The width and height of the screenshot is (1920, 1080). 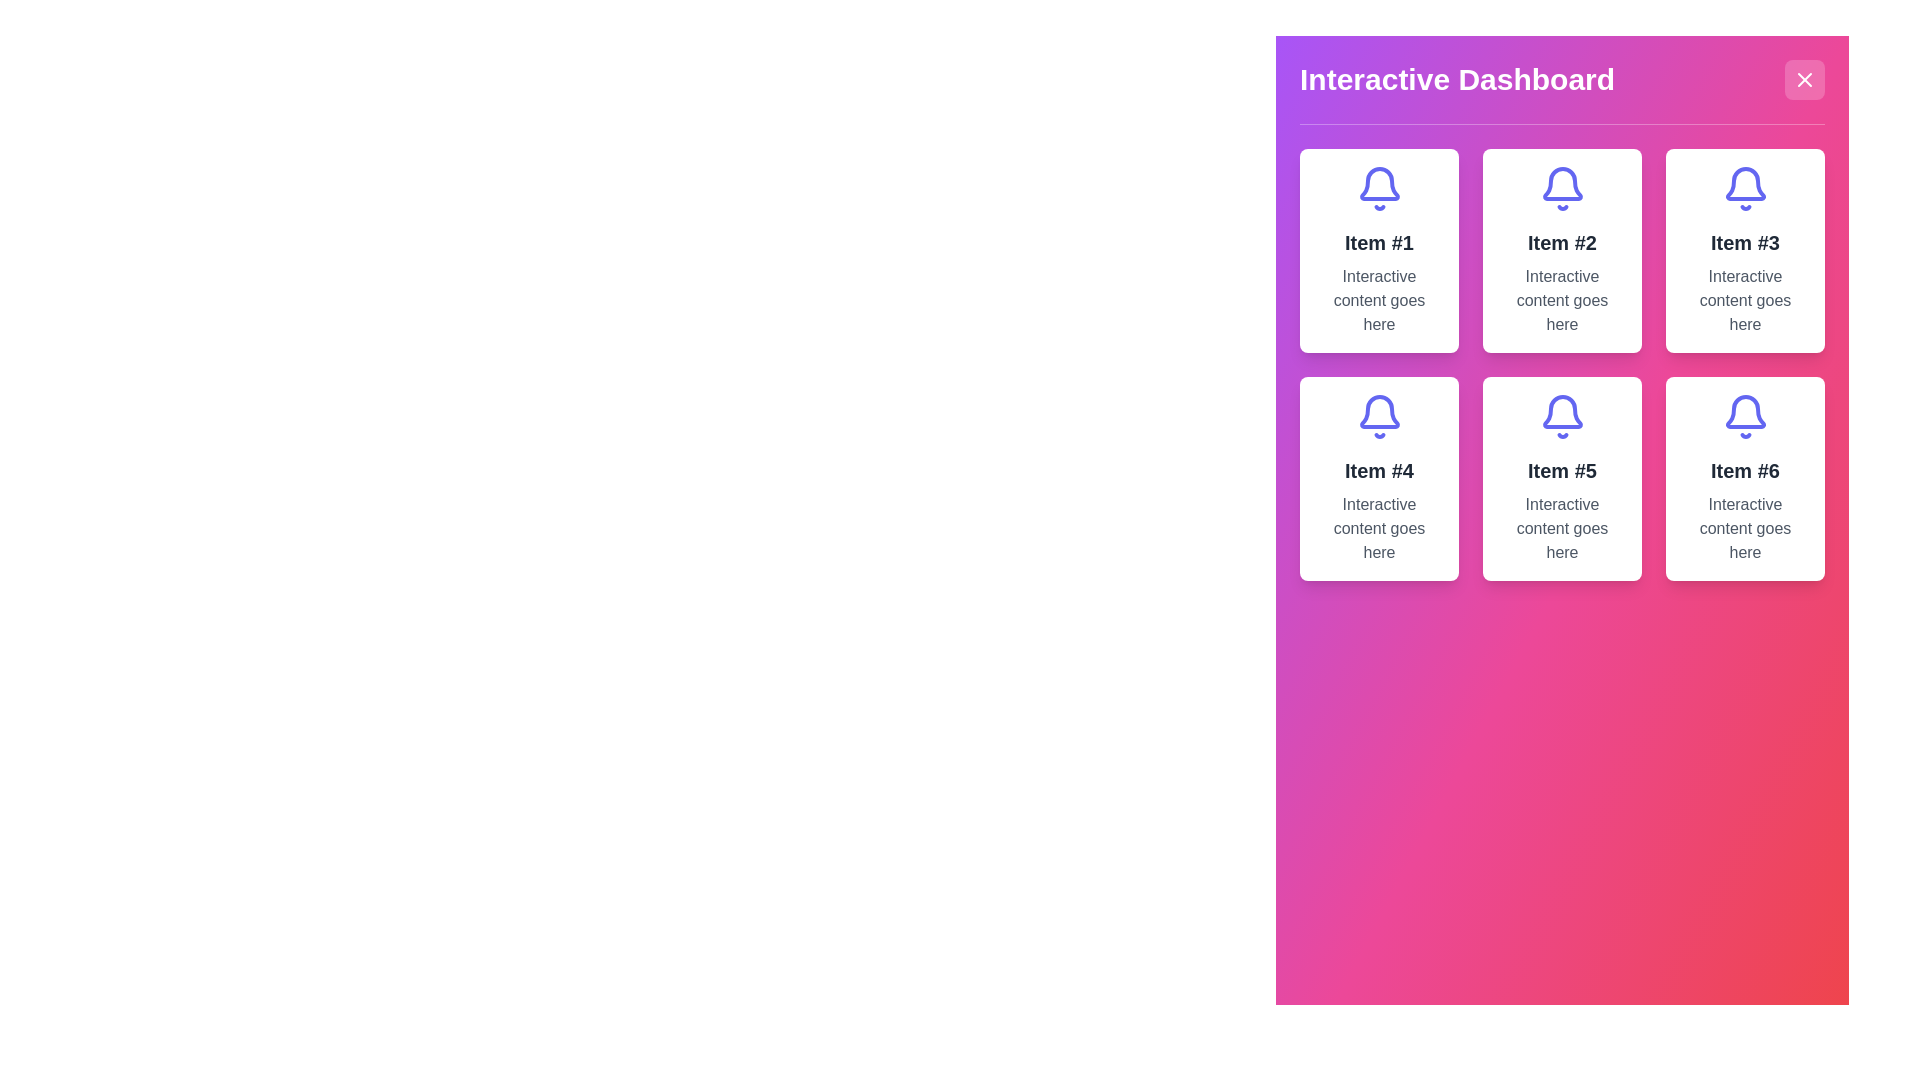 What do you see at coordinates (1378, 249) in the screenshot?
I see `the top-left composite card element in the grid layout` at bounding box center [1378, 249].